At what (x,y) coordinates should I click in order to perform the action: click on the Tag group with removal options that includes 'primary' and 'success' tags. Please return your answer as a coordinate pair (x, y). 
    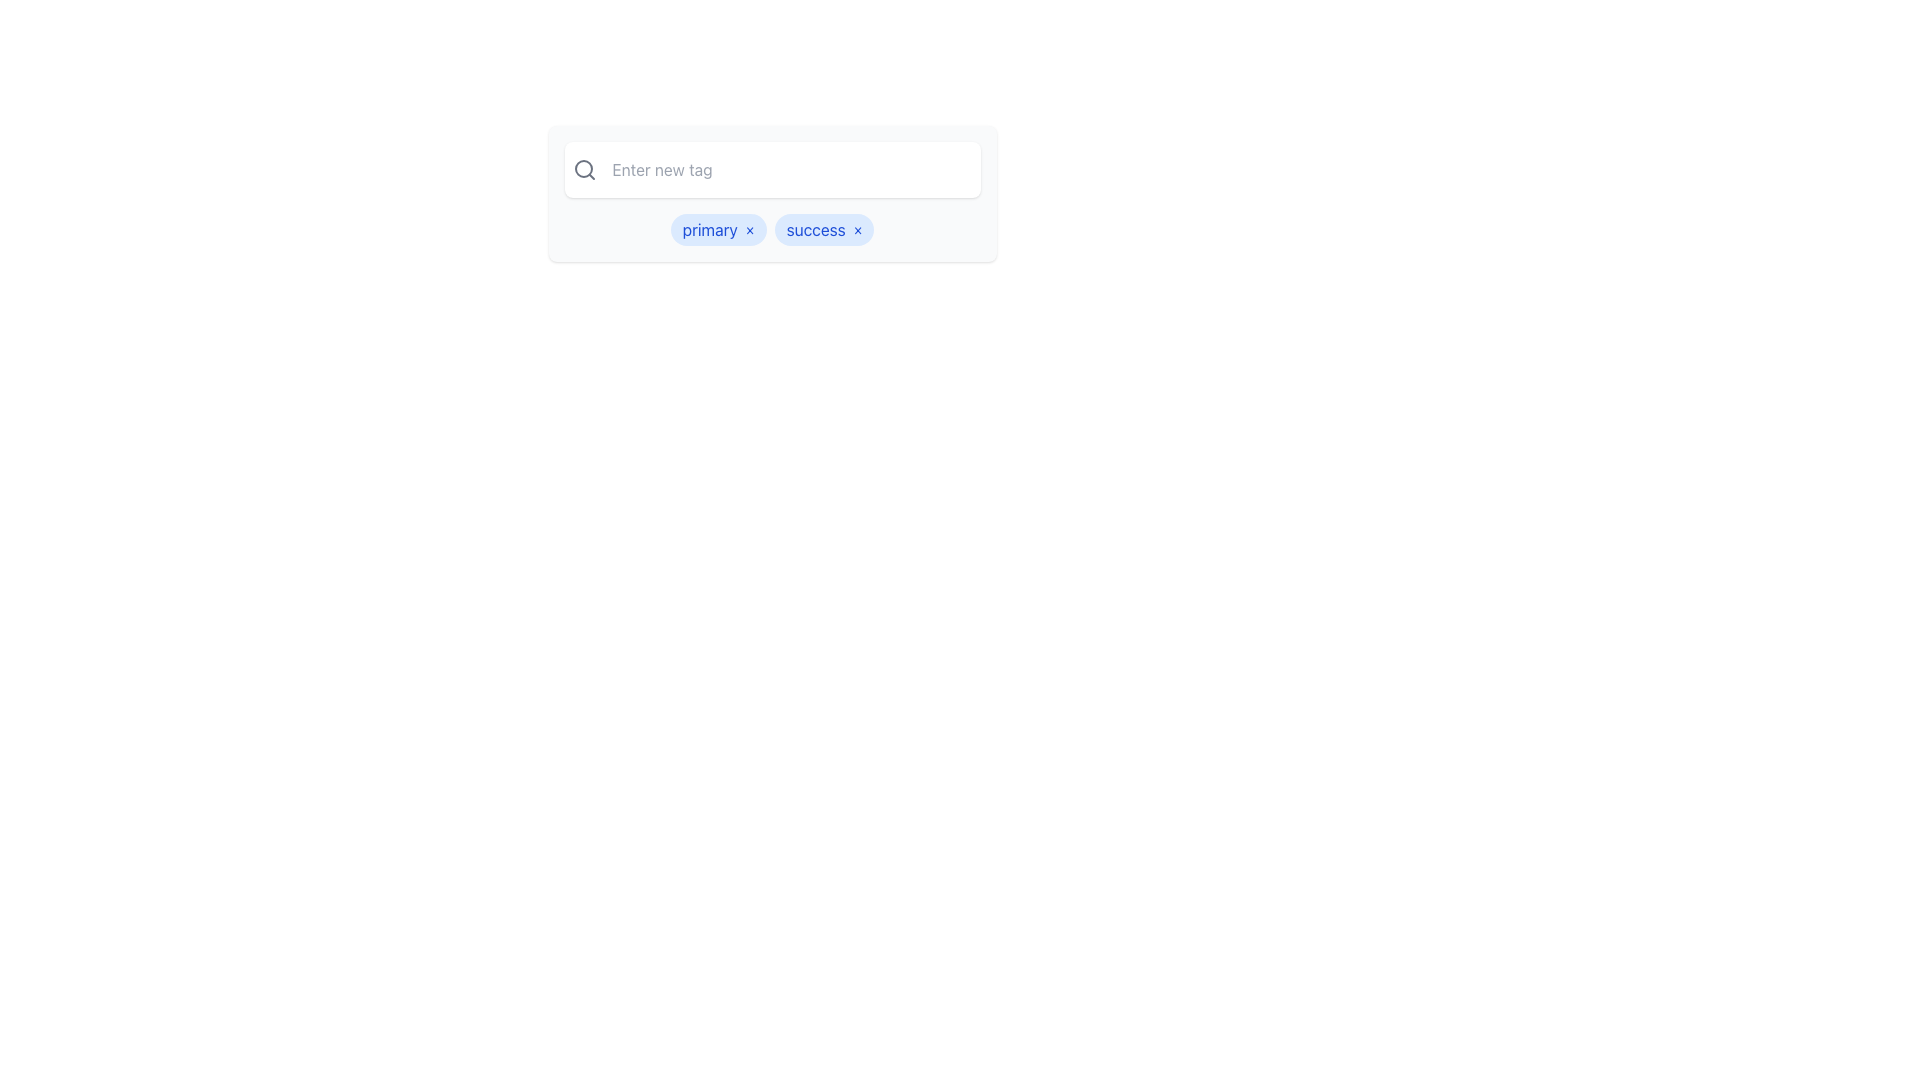
    Looking at the image, I should click on (771, 229).